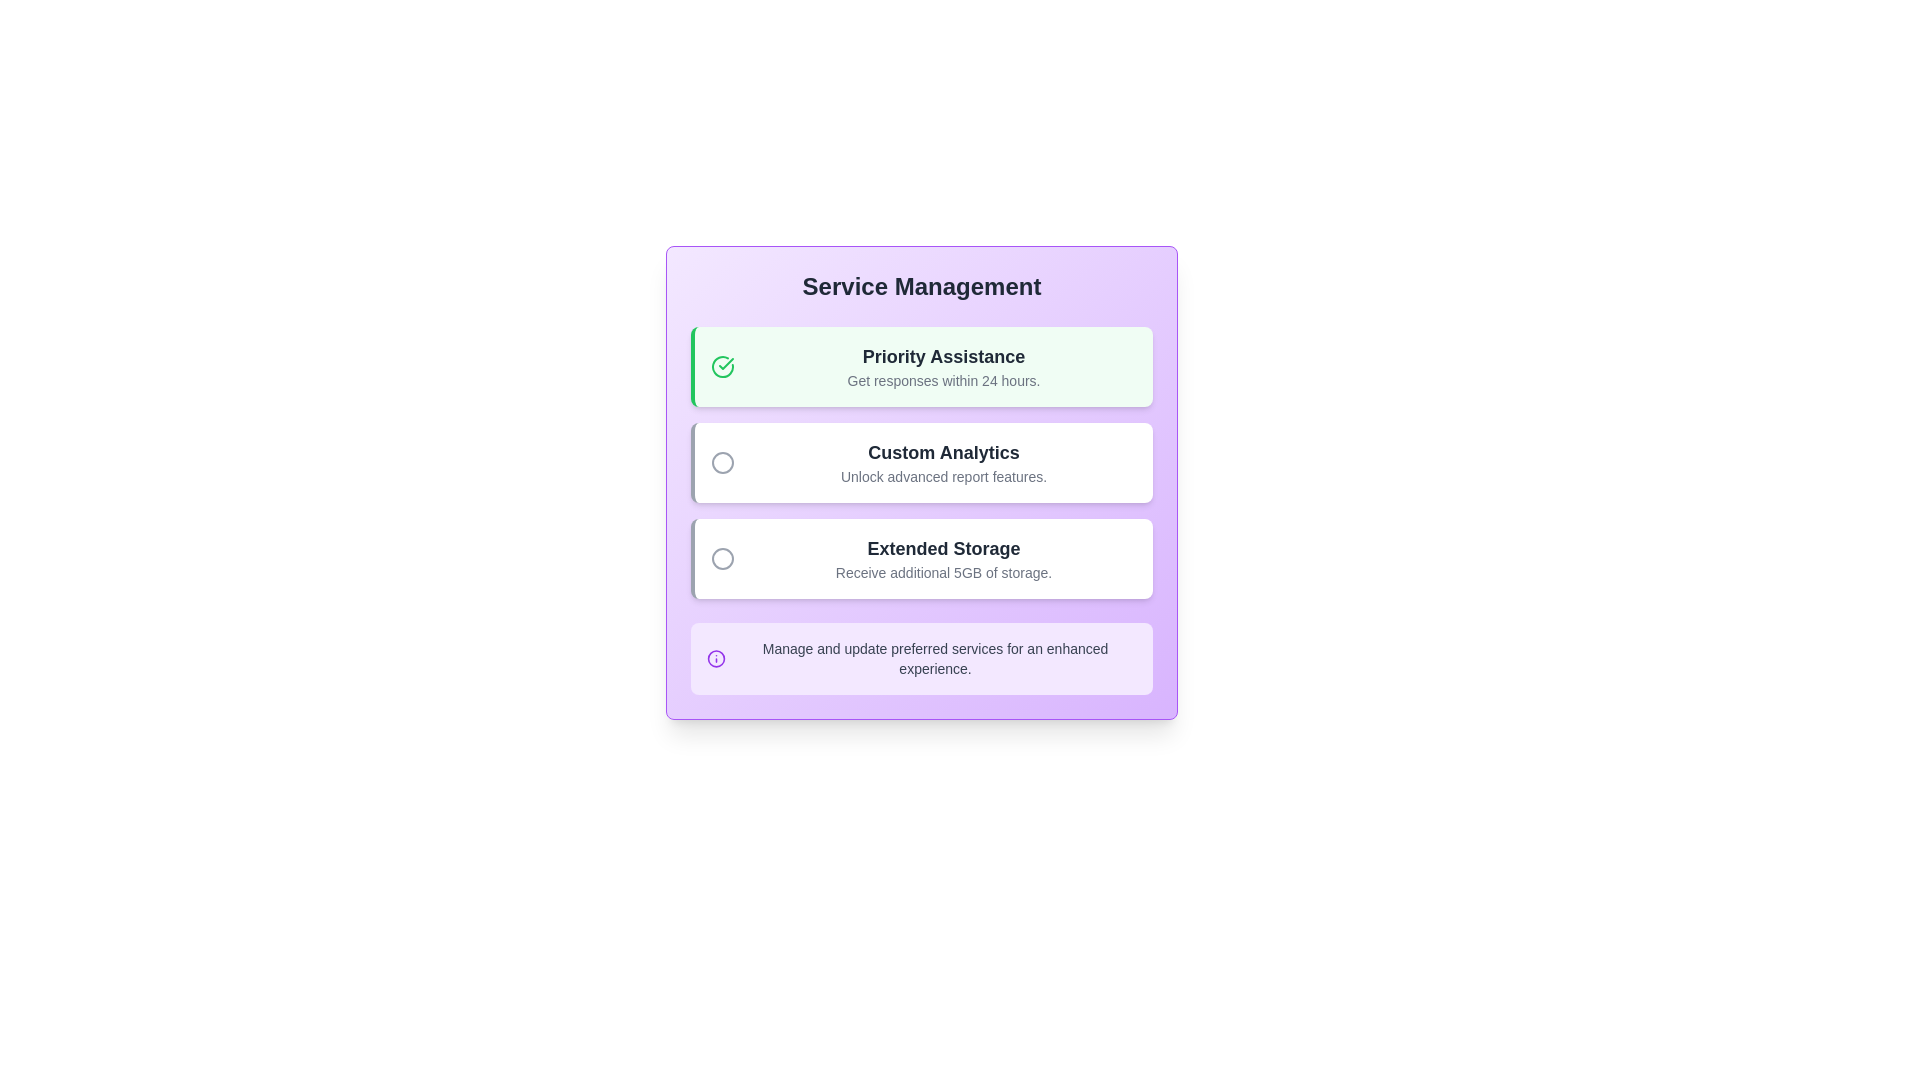 This screenshot has height=1080, width=1920. What do you see at coordinates (943, 366) in the screenshot?
I see `the descriptive text element that communicates the benefit of 'Priority Assistance' with a response time of 24 hours, located in the first row of a multi-row list within the purple panel titled 'Service Management'` at bounding box center [943, 366].